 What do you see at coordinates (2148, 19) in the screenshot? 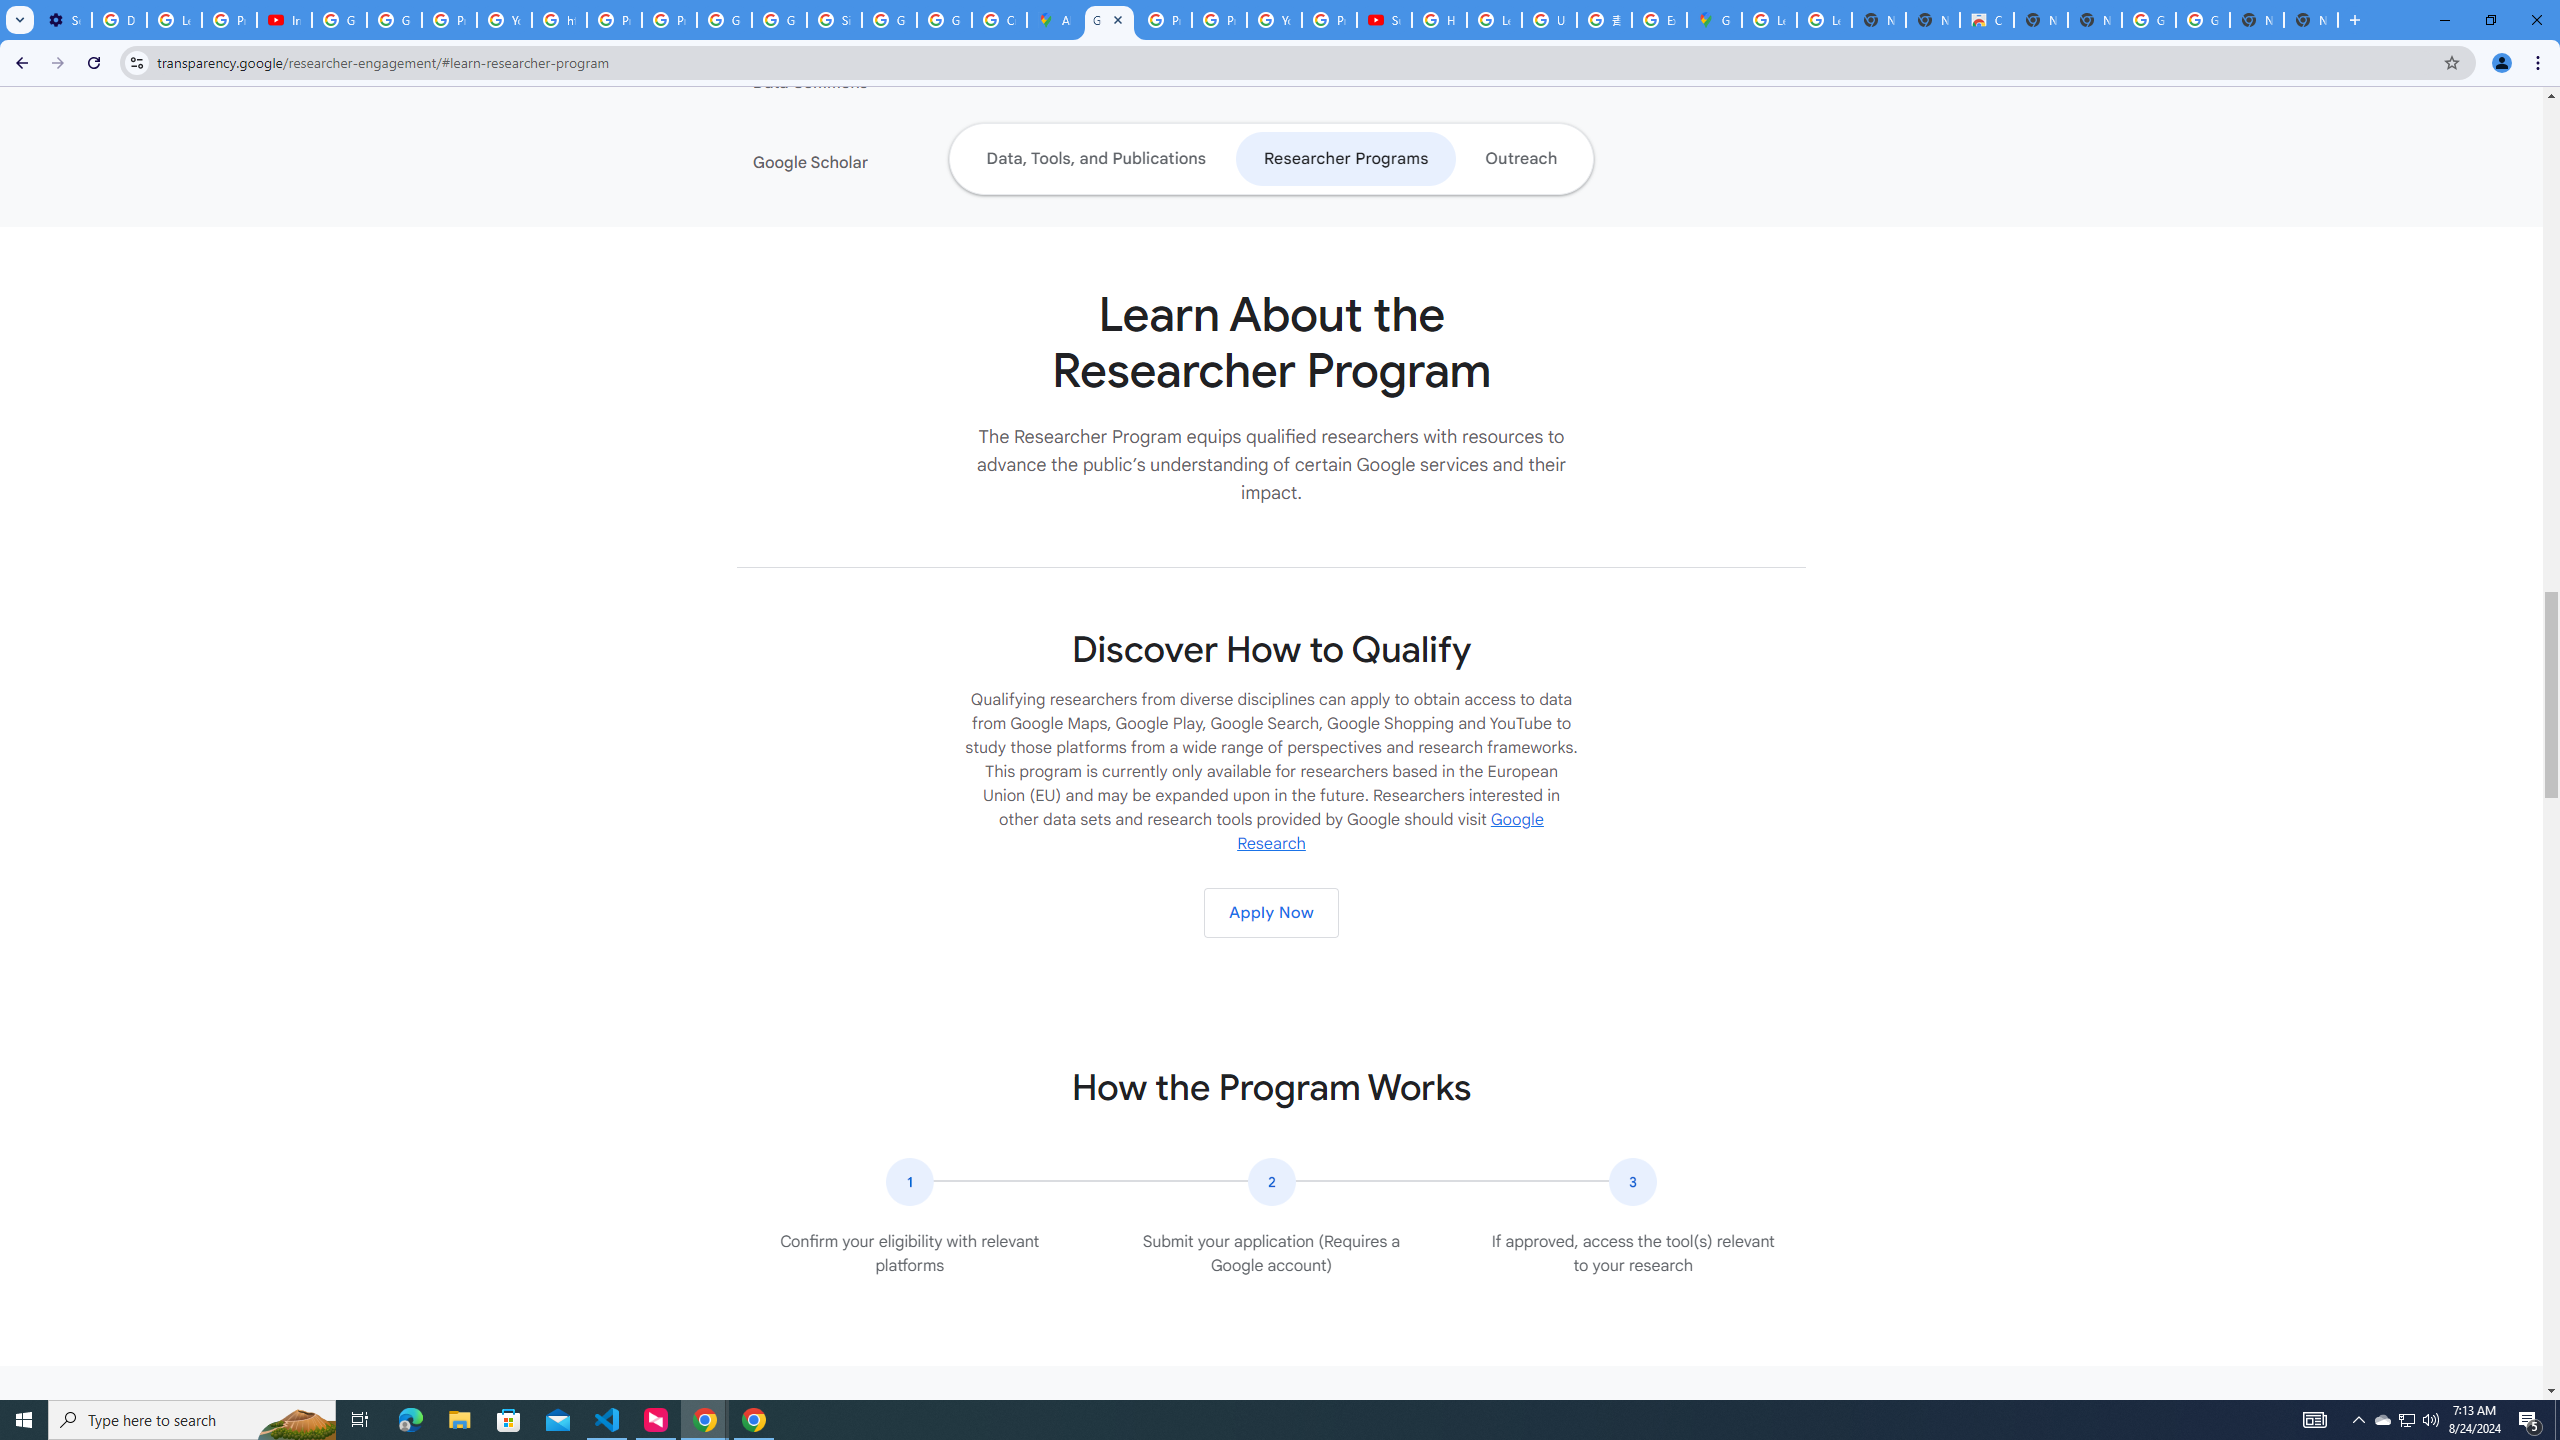
I see `'Google Images'` at bounding box center [2148, 19].